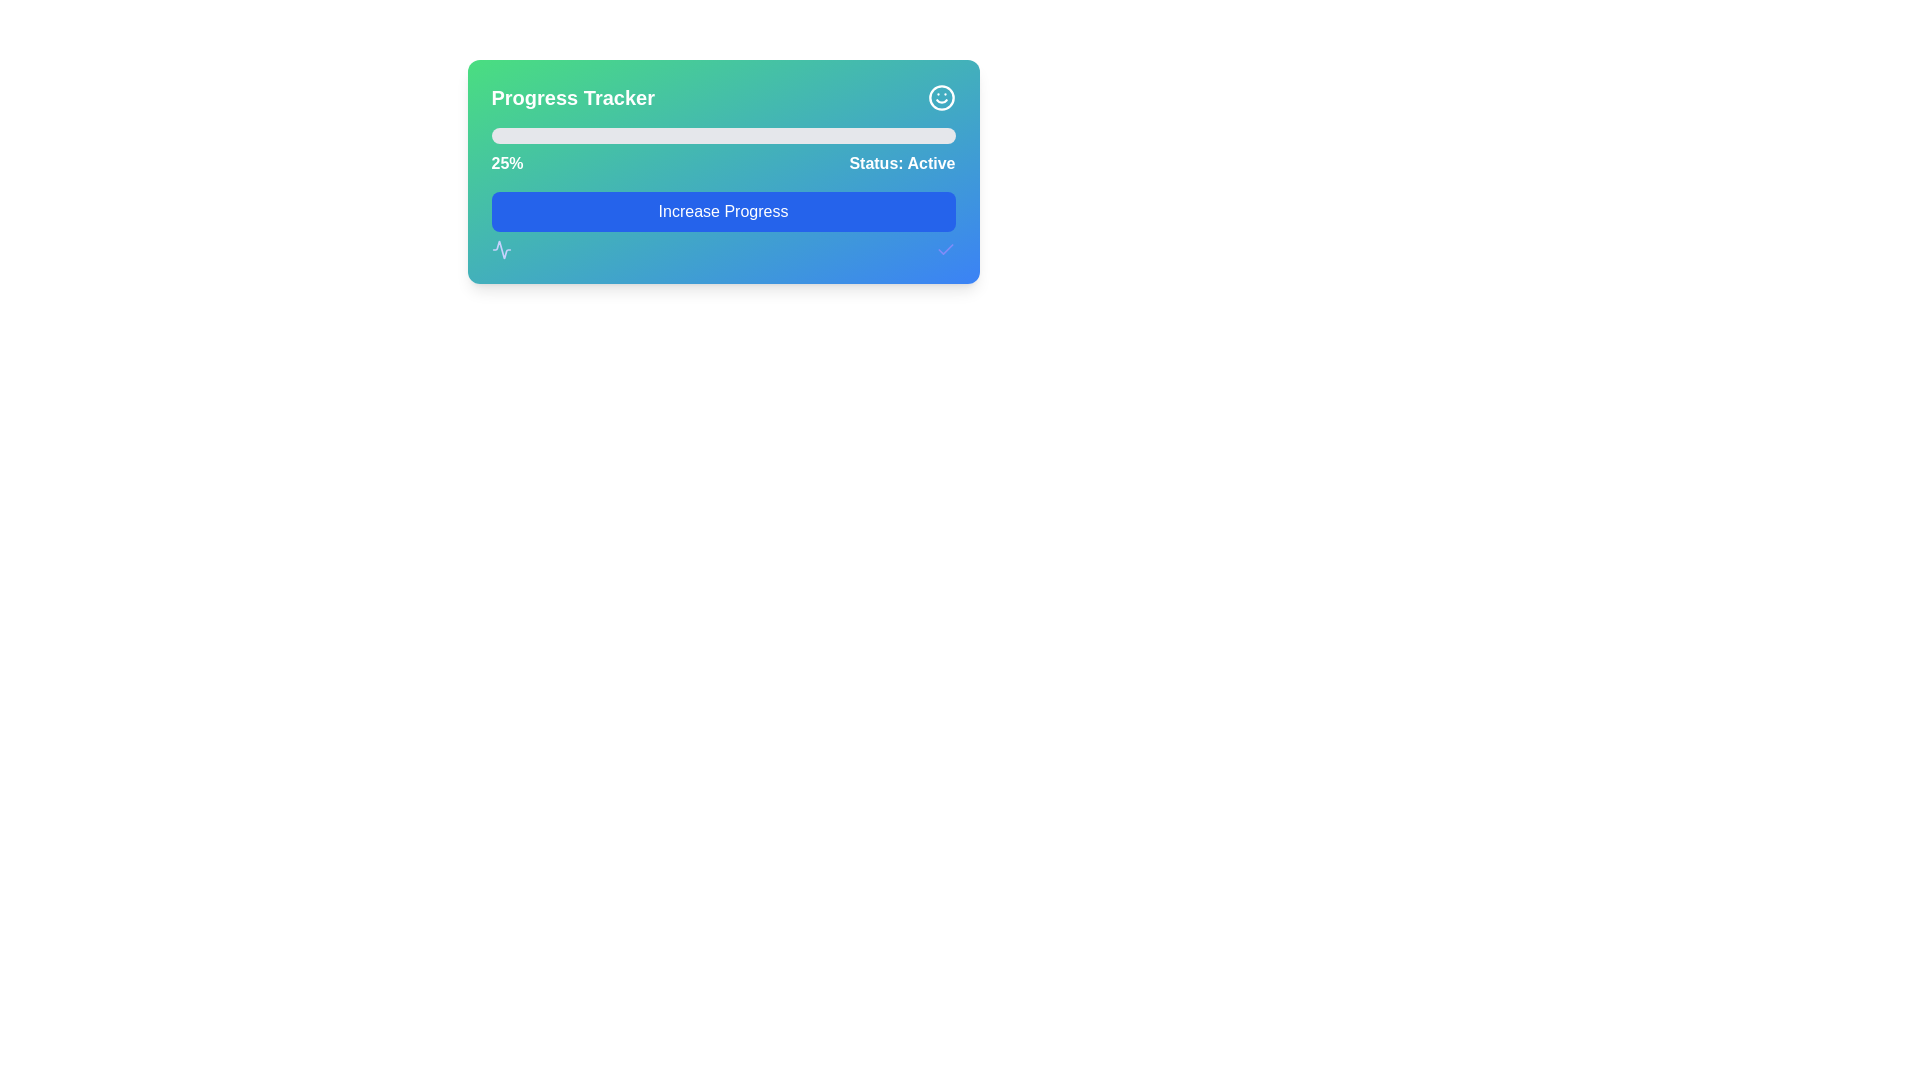 Image resolution: width=1920 pixels, height=1080 pixels. I want to click on the visual updates of the Progress bar located centrally below the title 'Progress Tracker', adjacent to '25%' on the left and 'Status: Active' on the right, so click(722, 135).